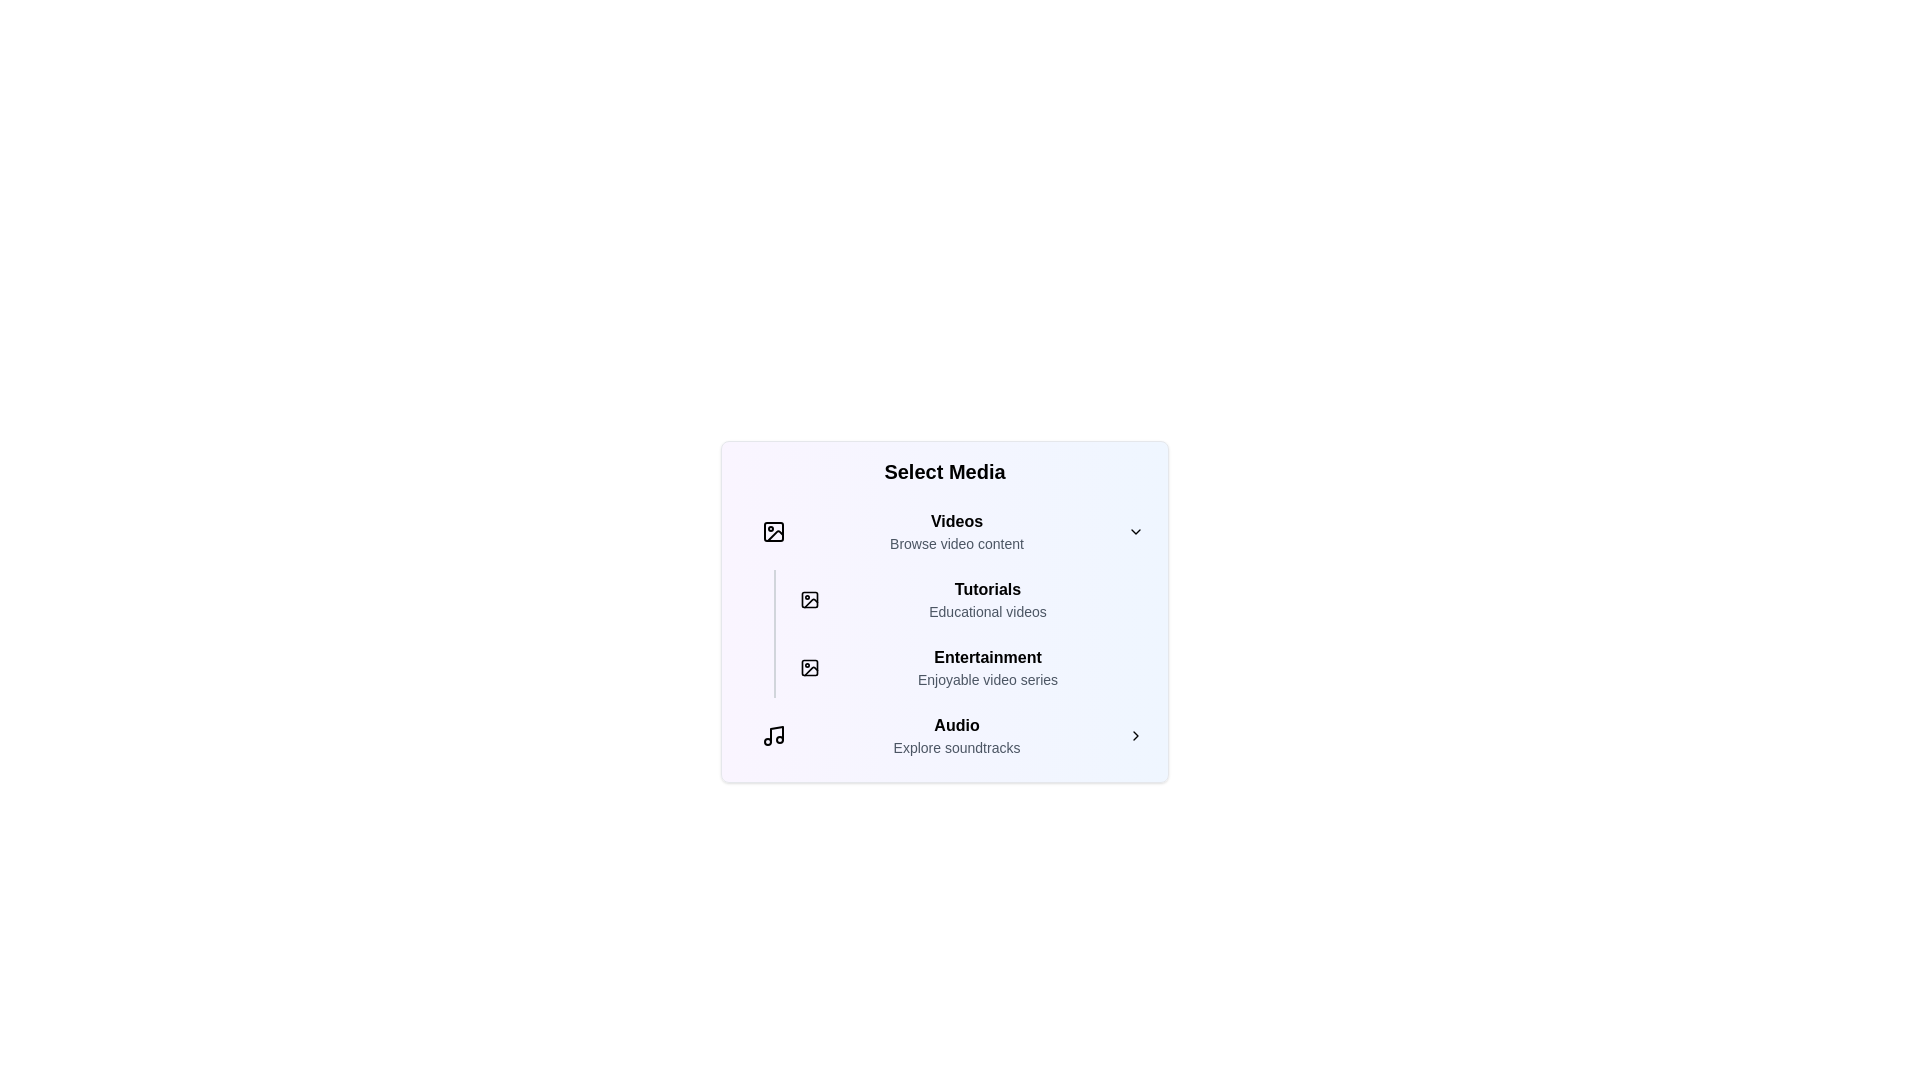 The width and height of the screenshot is (1920, 1080). What do you see at coordinates (1136, 736) in the screenshot?
I see `the chevron-right icon located at the far right of the 'AudioExplore soundtracks' section` at bounding box center [1136, 736].